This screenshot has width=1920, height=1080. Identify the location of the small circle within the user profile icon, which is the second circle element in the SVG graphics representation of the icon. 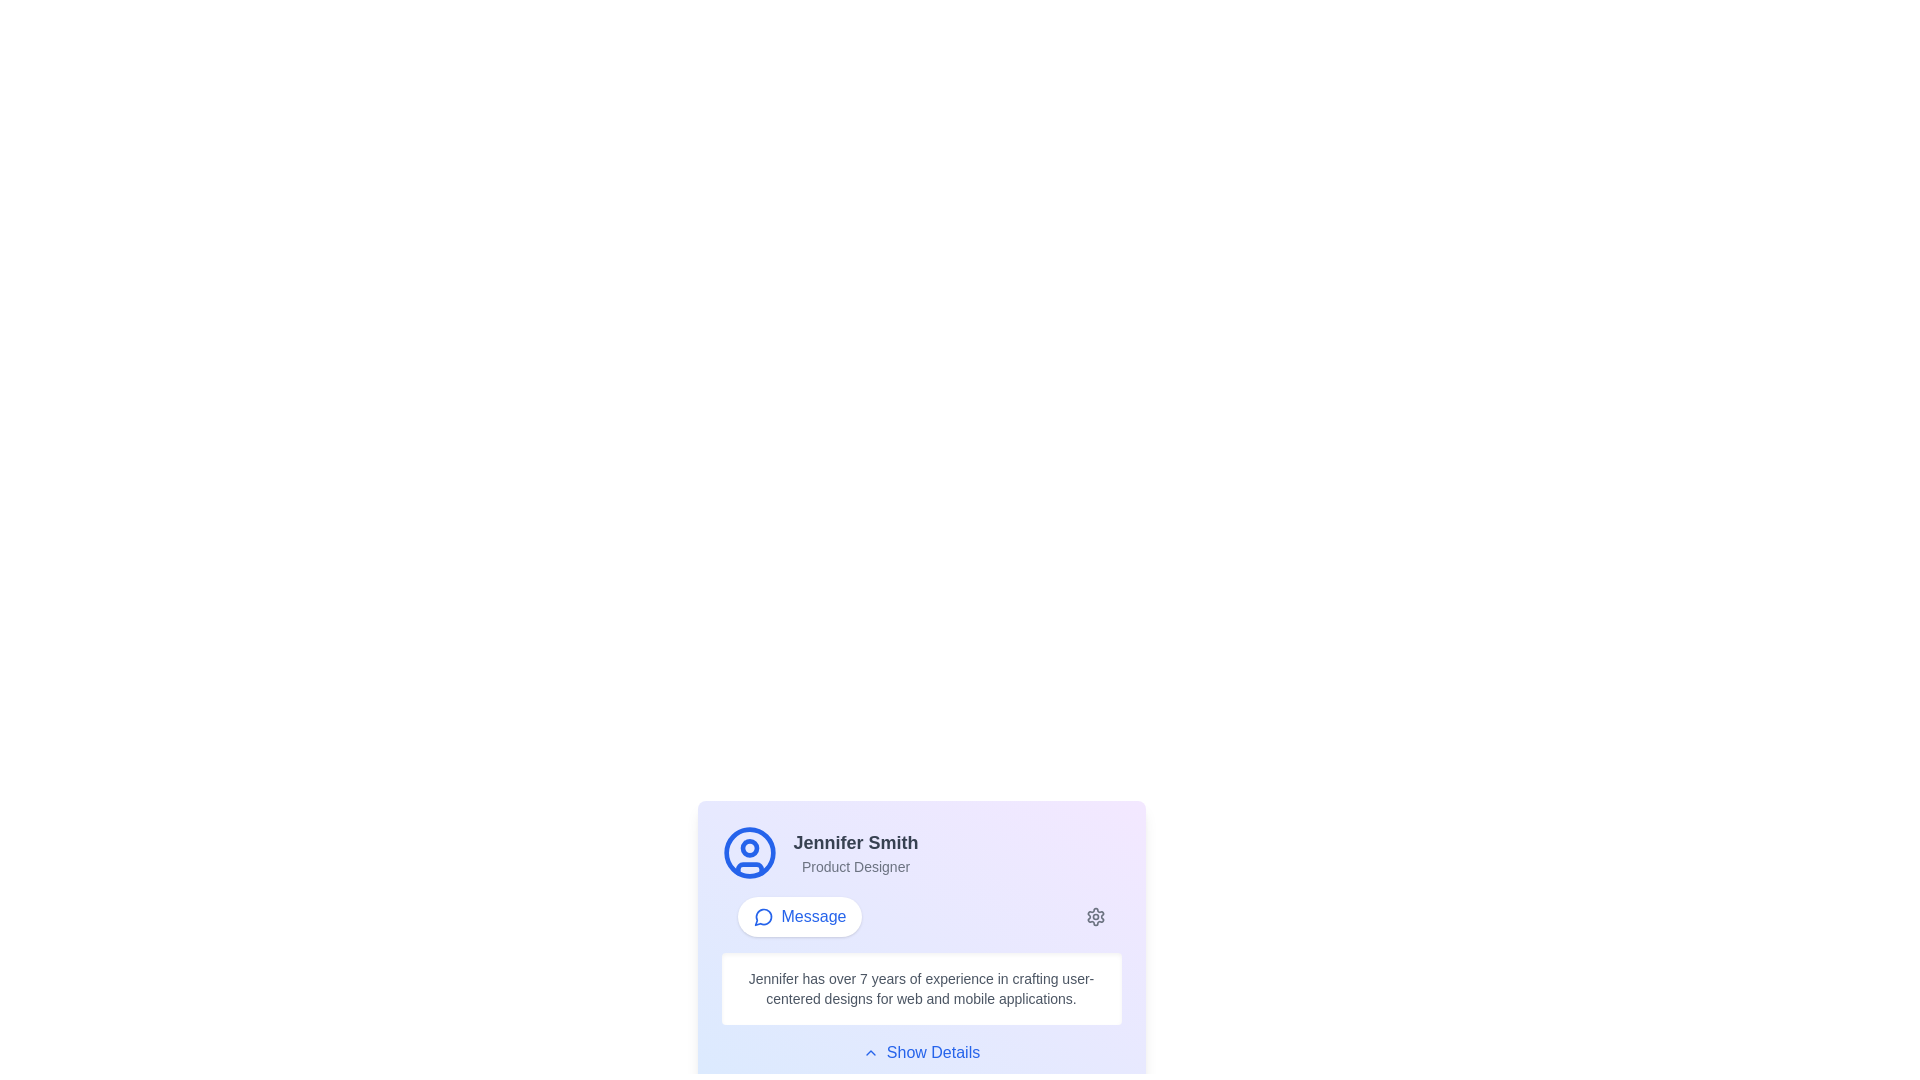
(748, 848).